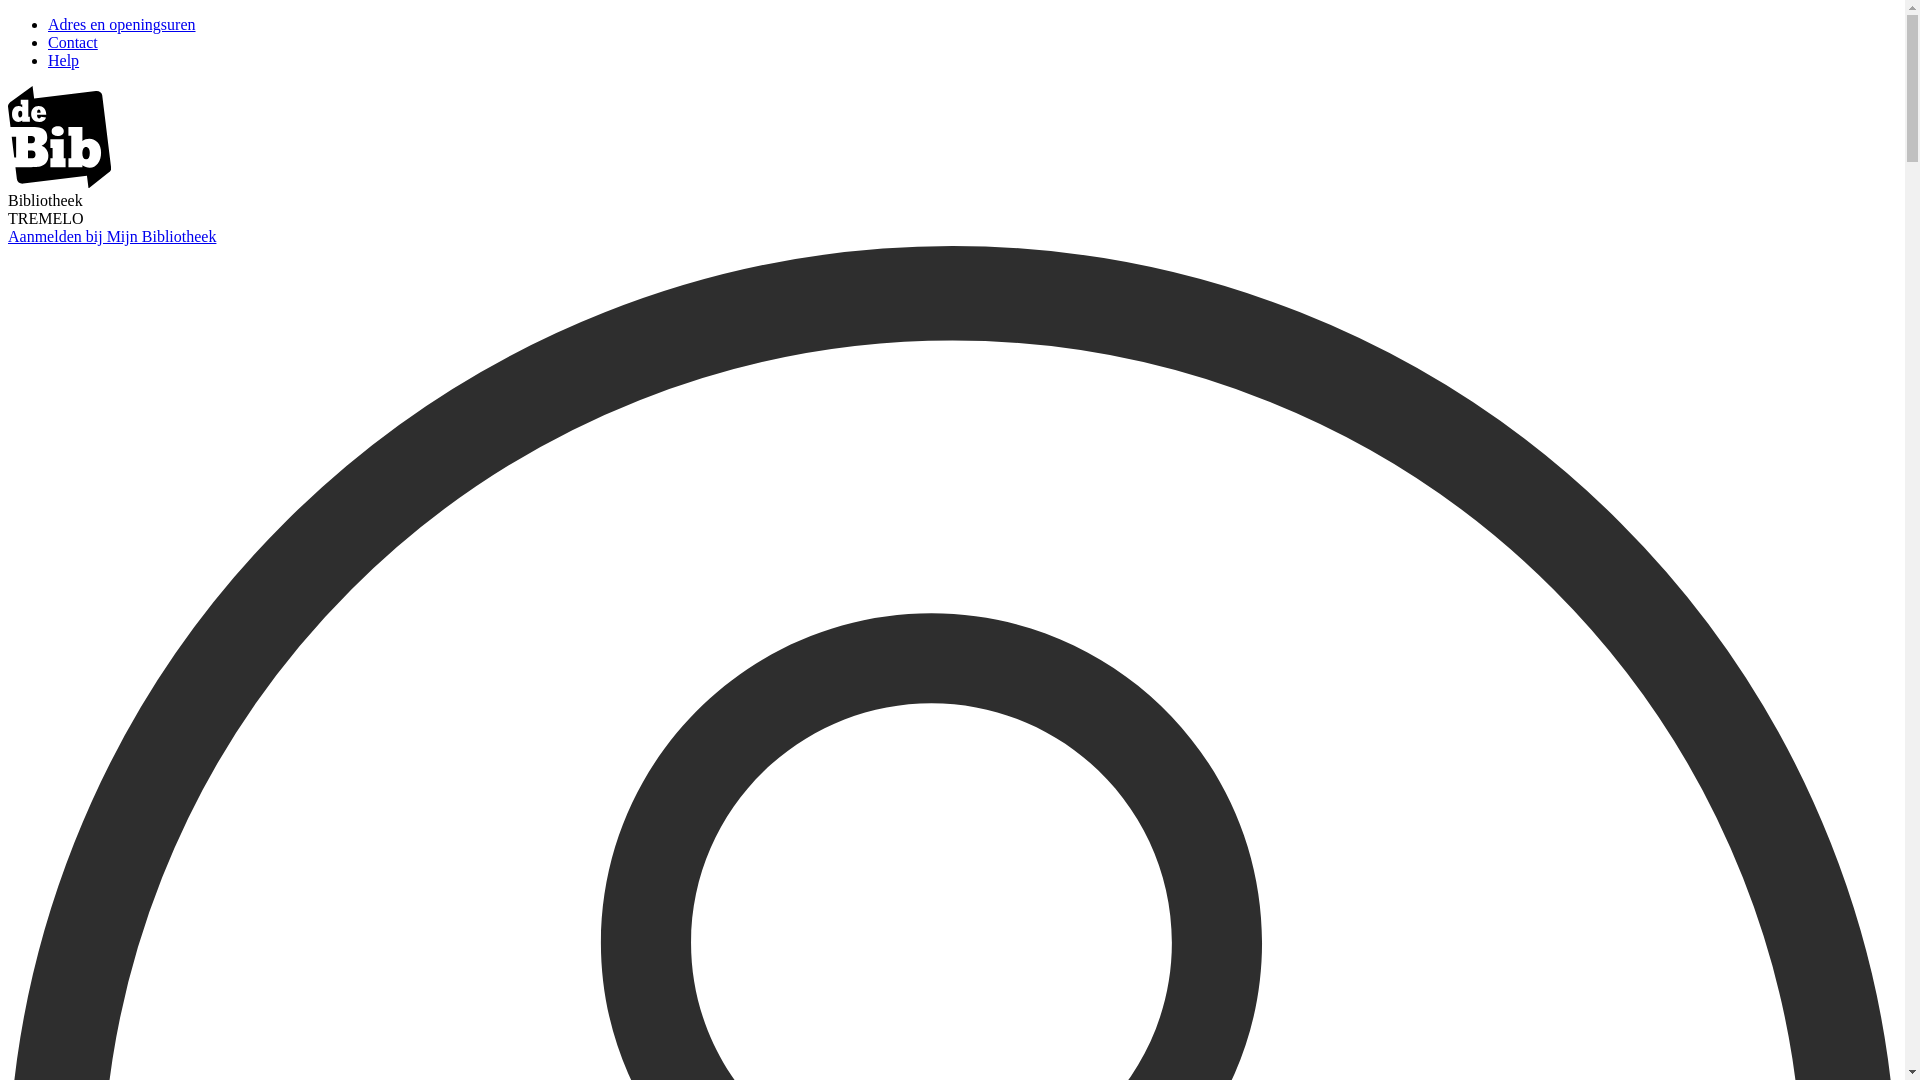 Image resolution: width=1920 pixels, height=1080 pixels. Describe the element at coordinates (120, 24) in the screenshot. I see `'Adres en openingsuren'` at that location.